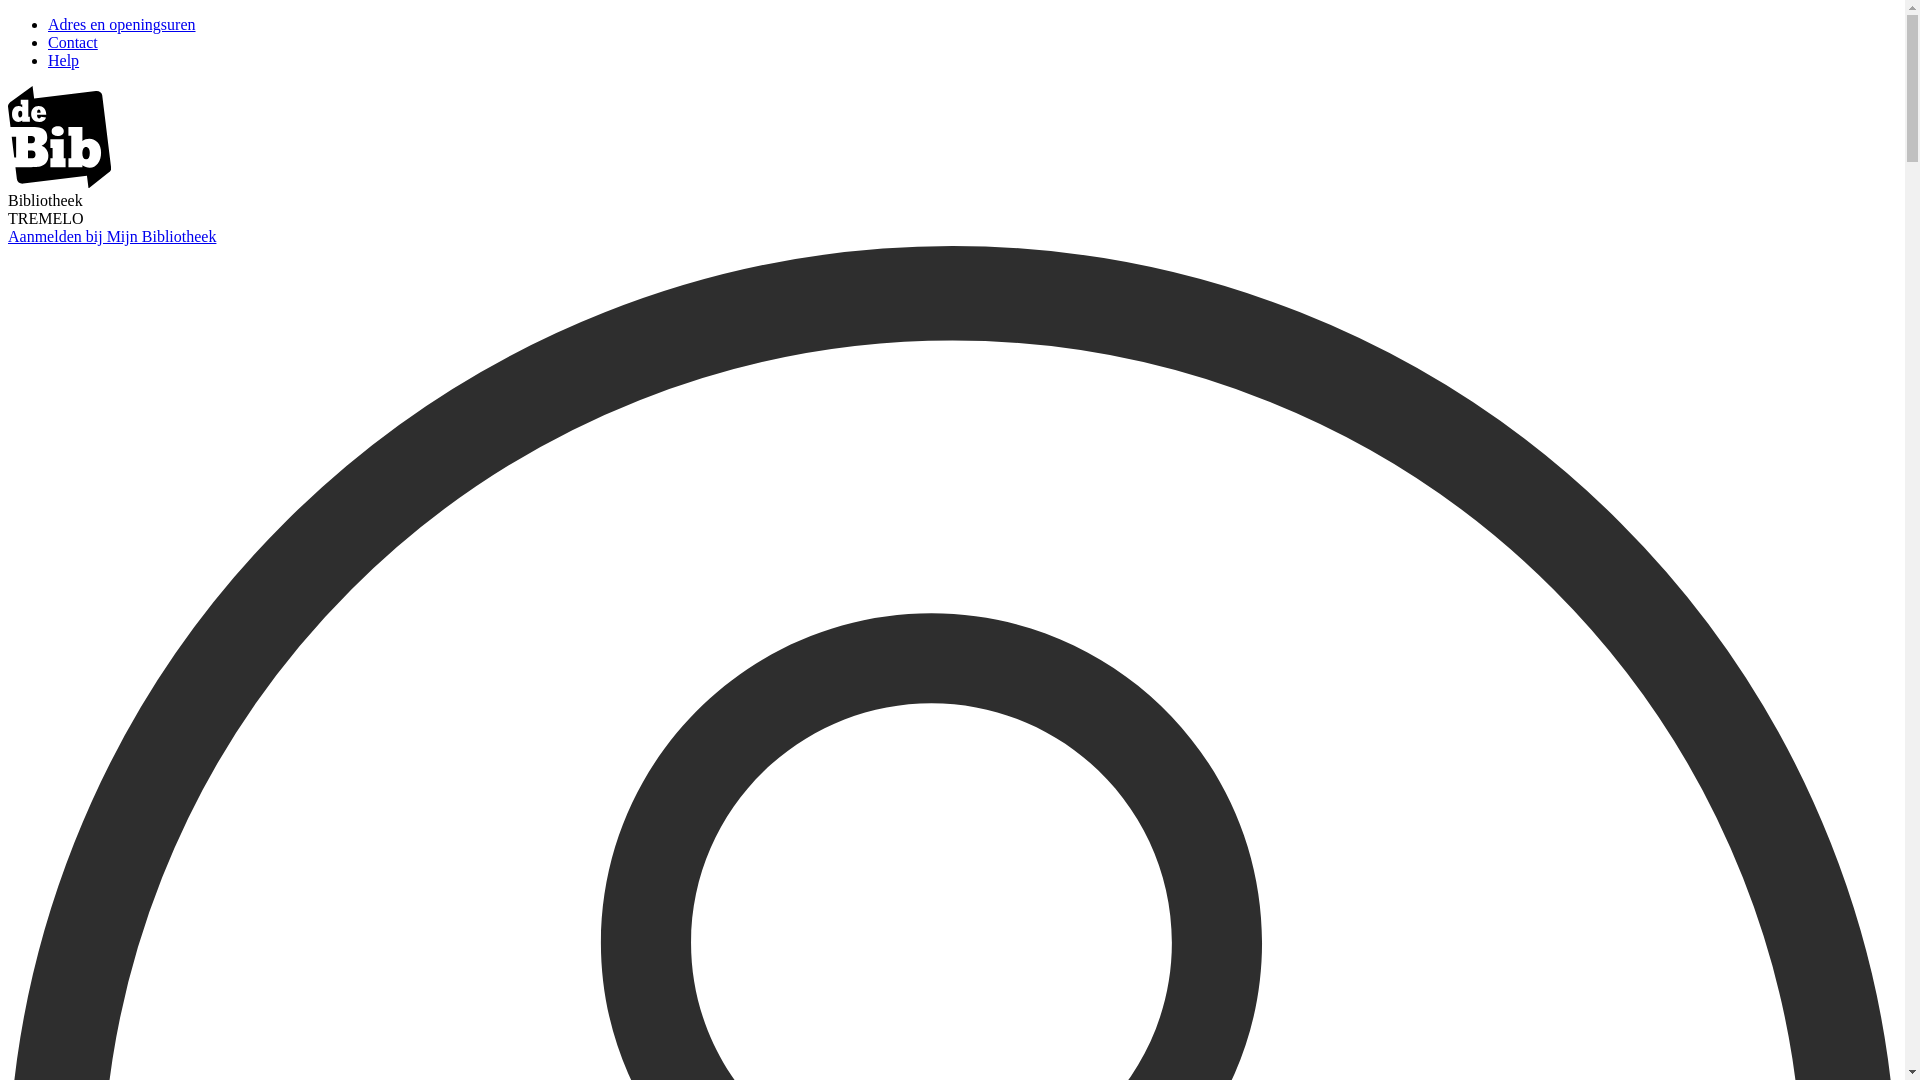 Image resolution: width=1920 pixels, height=1080 pixels. Describe the element at coordinates (120, 24) in the screenshot. I see `'Adres en openingsuren'` at that location.